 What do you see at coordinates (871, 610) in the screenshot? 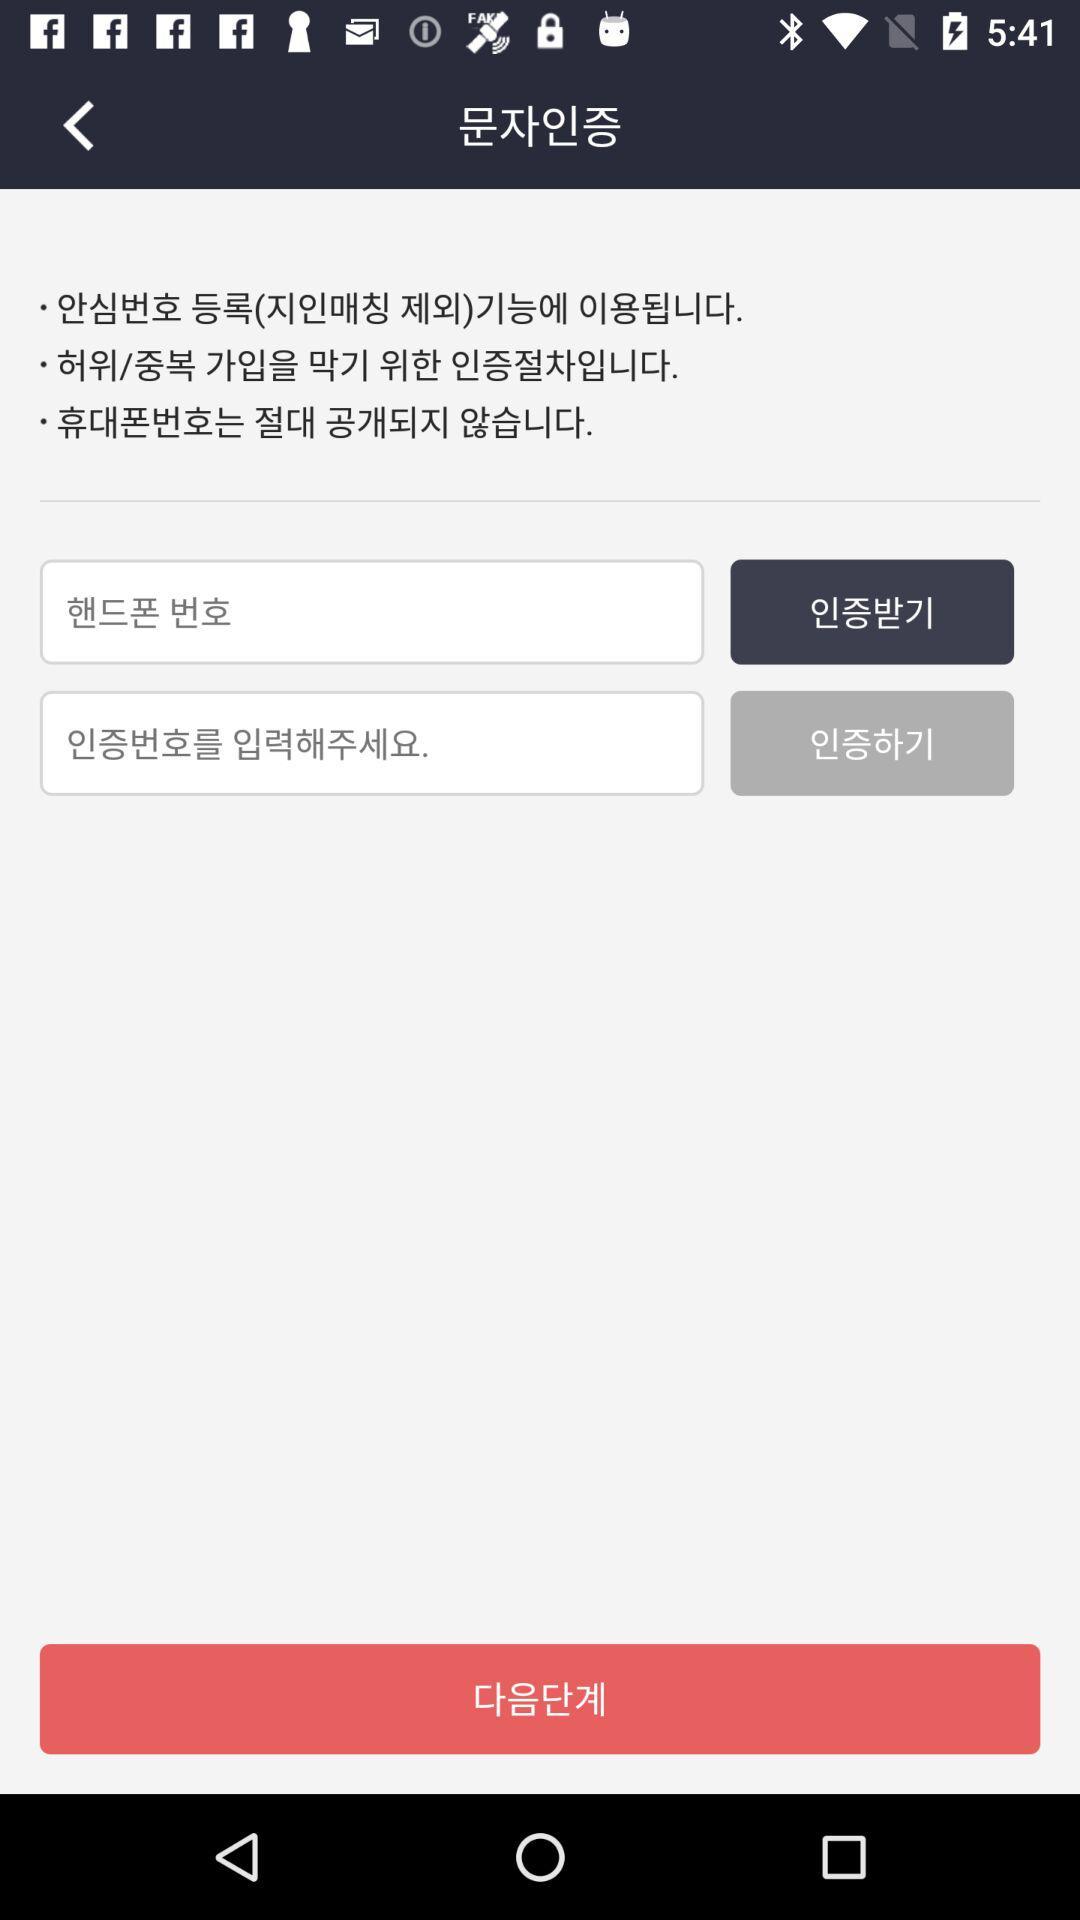
I see `the item at the top right corner` at bounding box center [871, 610].